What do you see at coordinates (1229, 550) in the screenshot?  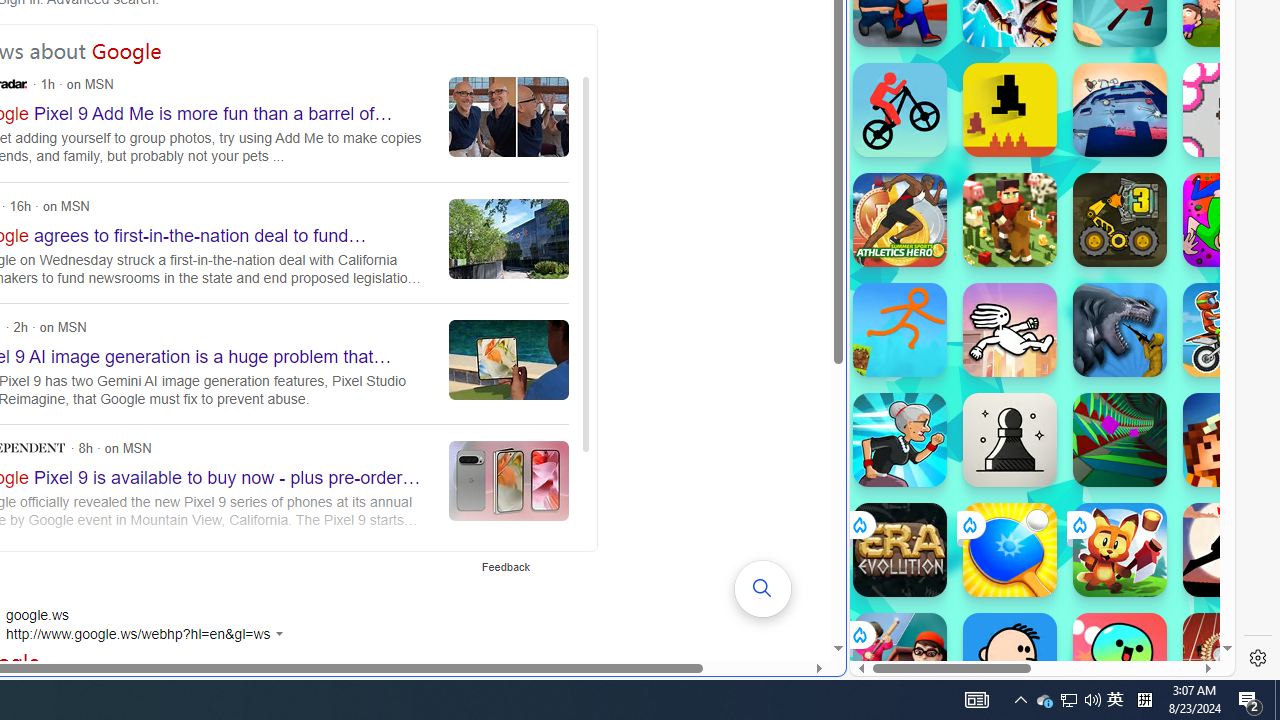 I see `'The Speed Ninja The Speed Ninja'` at bounding box center [1229, 550].